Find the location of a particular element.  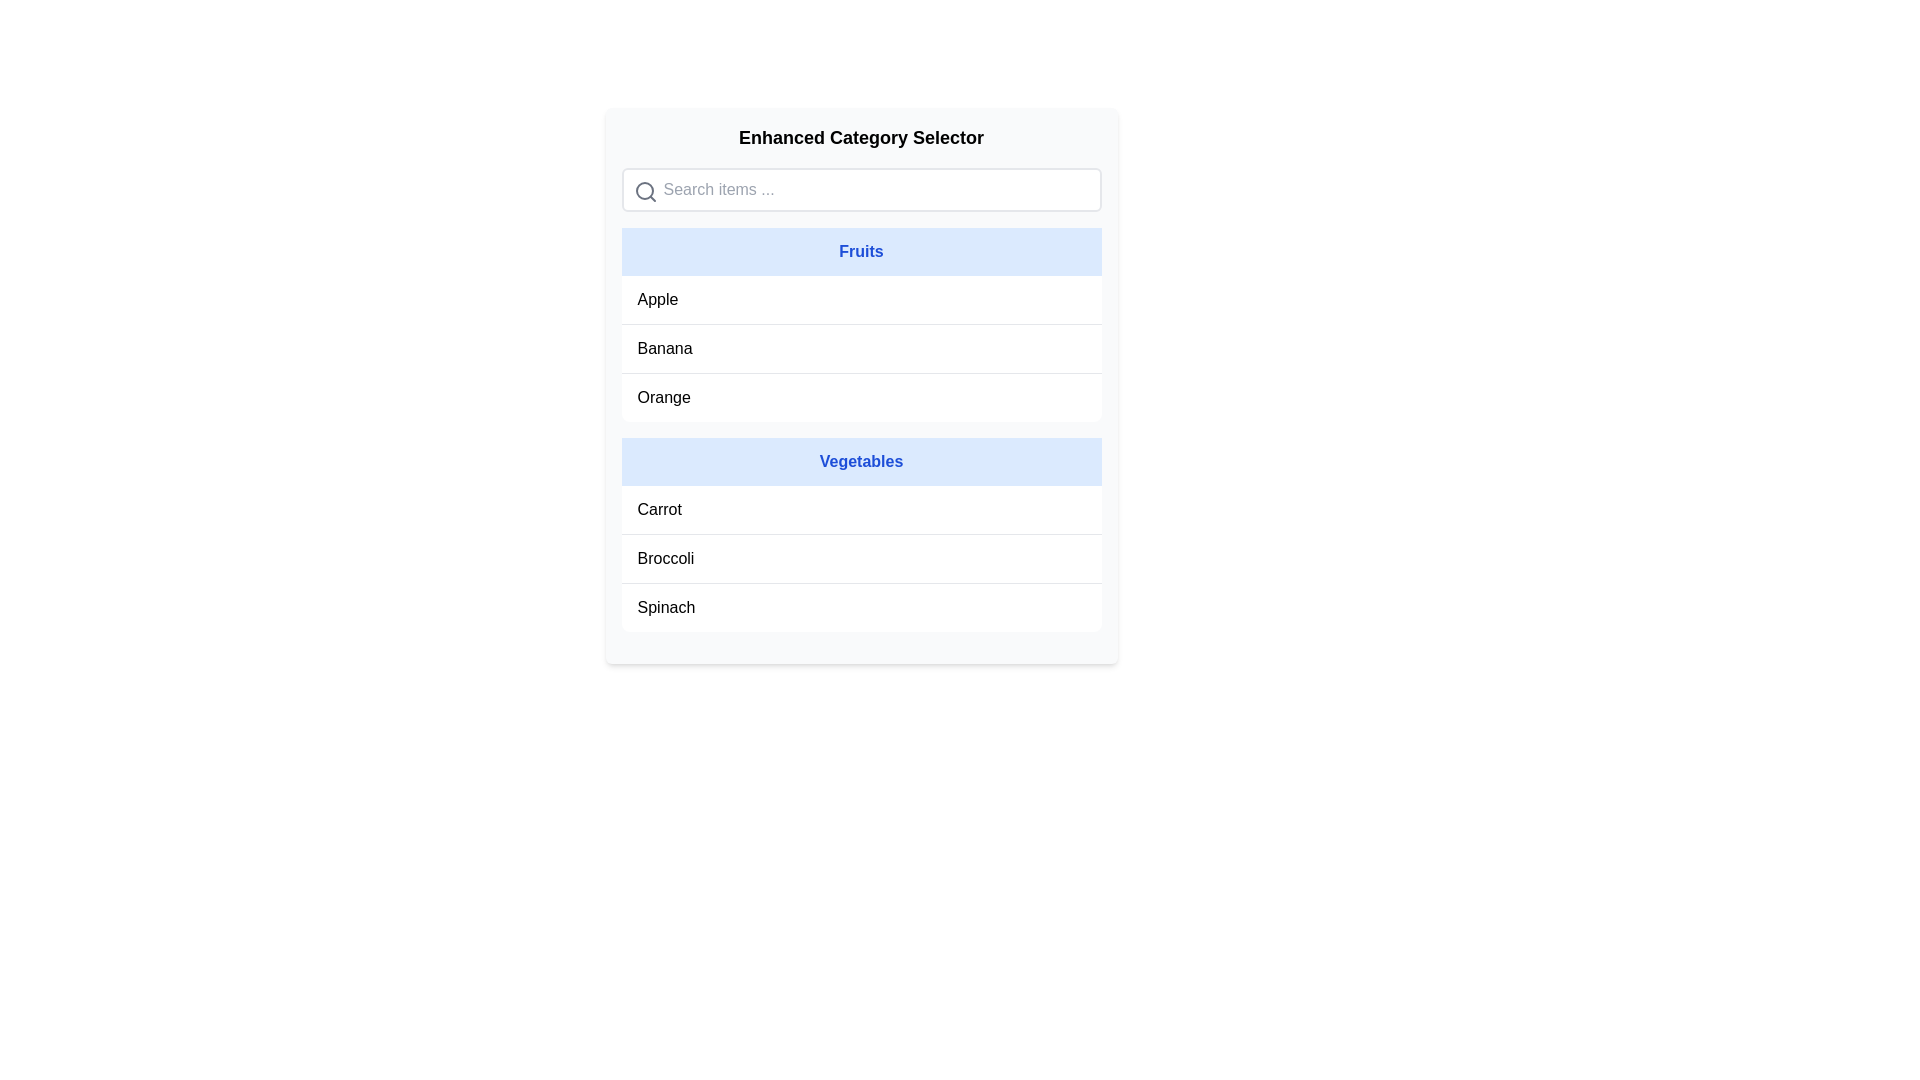

the circular icon of the search element, which is styled with a thin border and positioned near the center of the search icon in the top-left corner of the search bar is located at coordinates (644, 191).